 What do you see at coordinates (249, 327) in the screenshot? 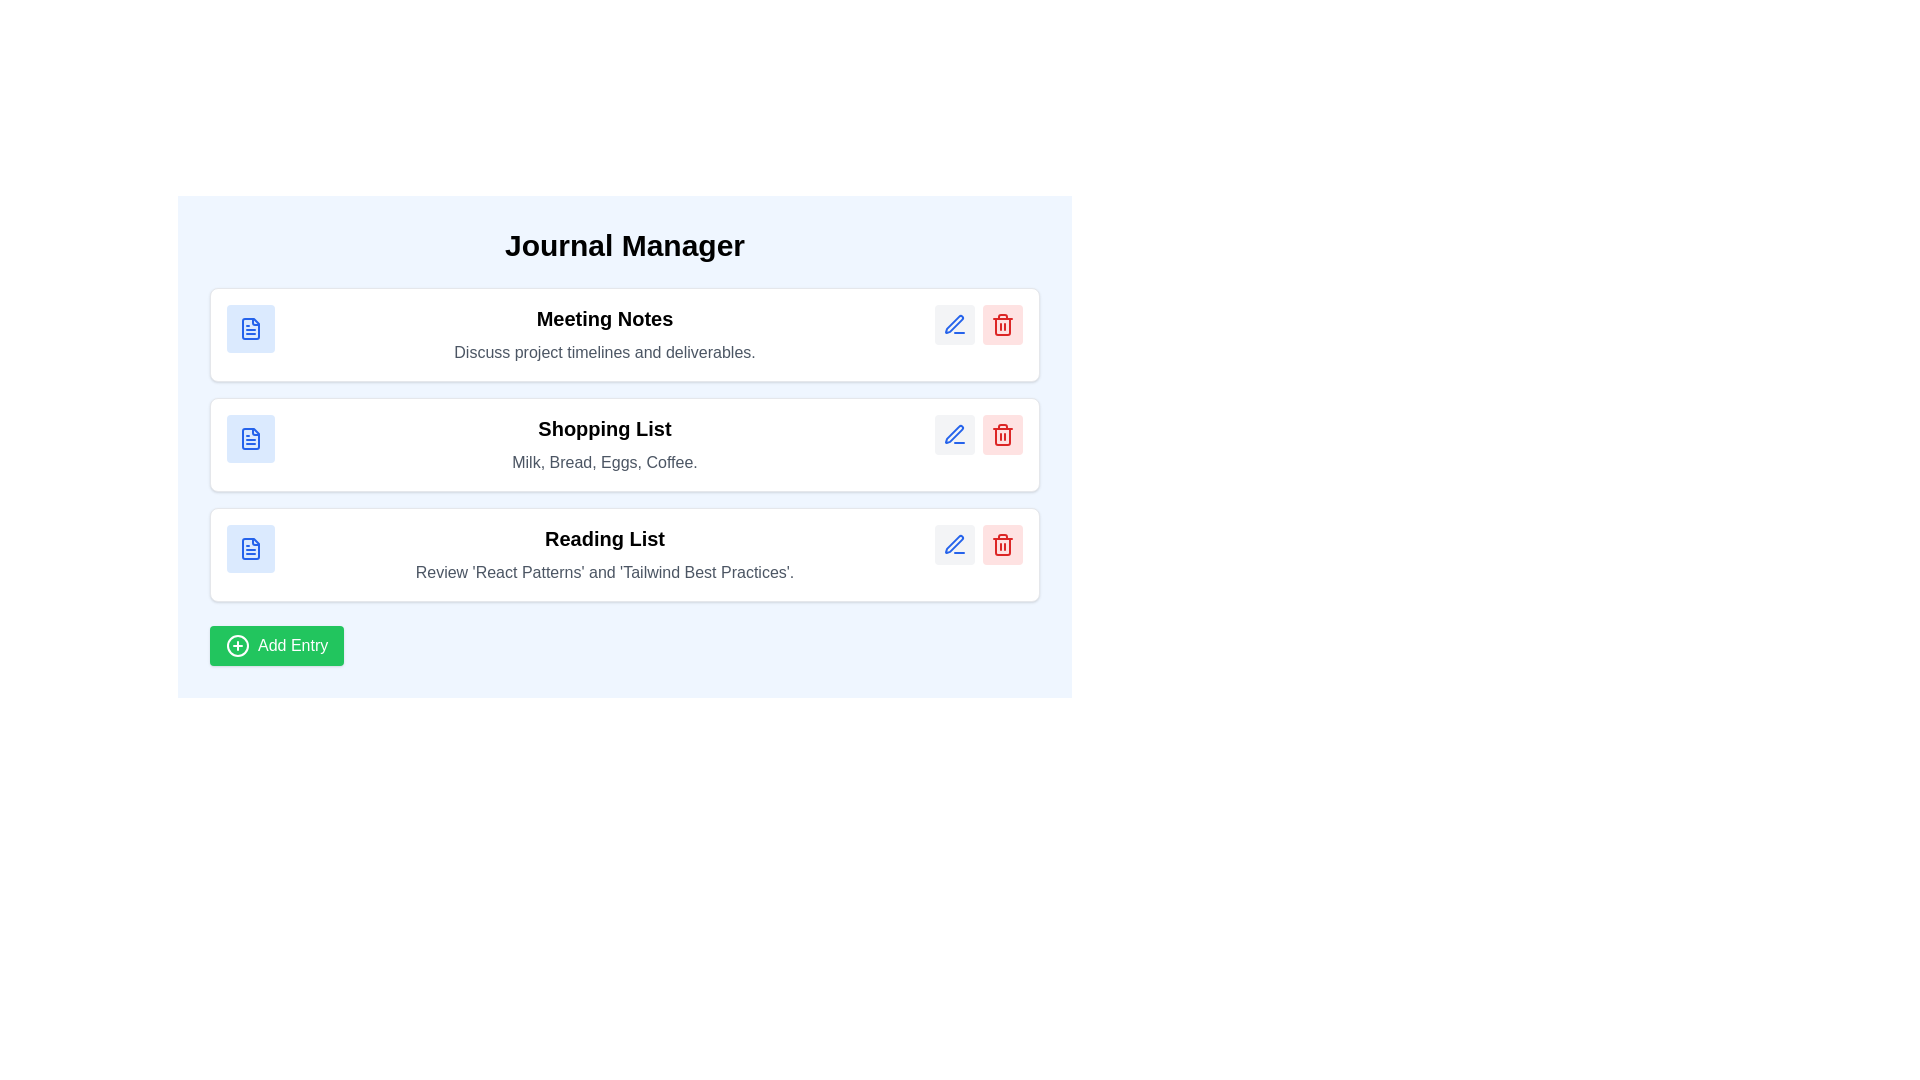
I see `the file icon representing 'Meeting Notes', which is located on the far left side of the entry box` at bounding box center [249, 327].